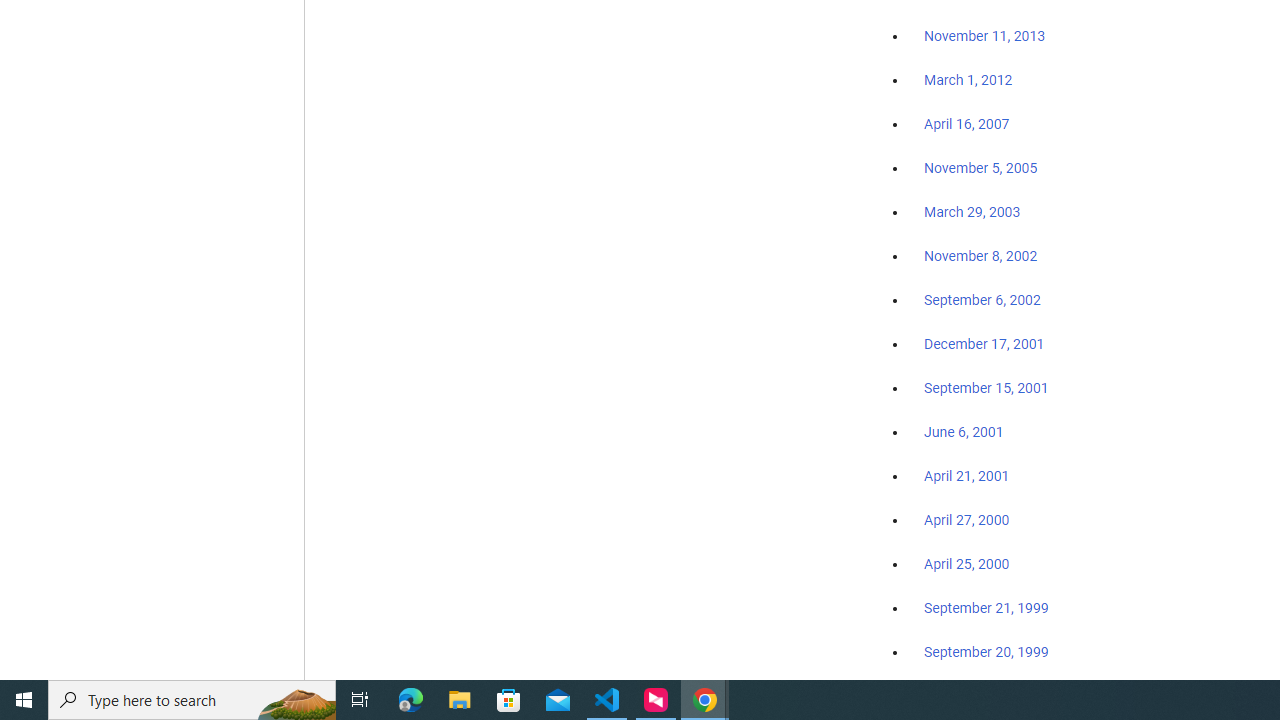 The width and height of the screenshot is (1280, 720). I want to click on 'September 21, 1999', so click(986, 607).